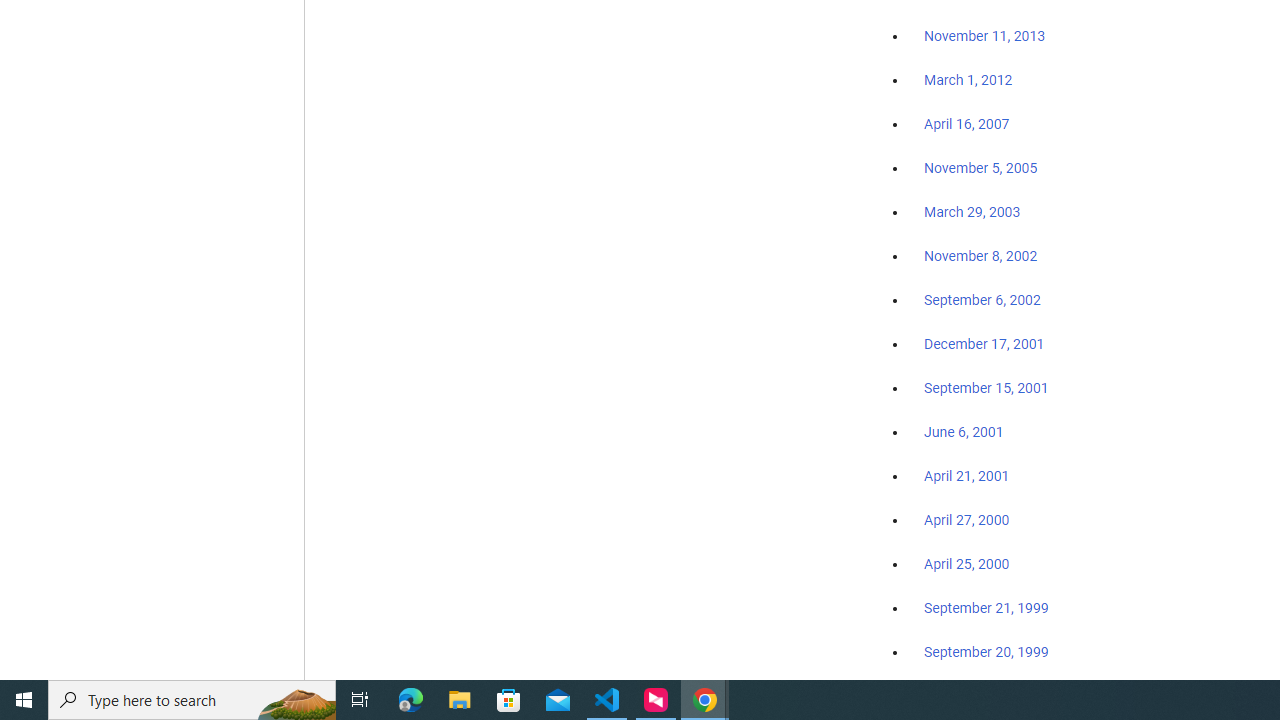 The width and height of the screenshot is (1280, 720). I want to click on 'September 21, 1999', so click(986, 607).